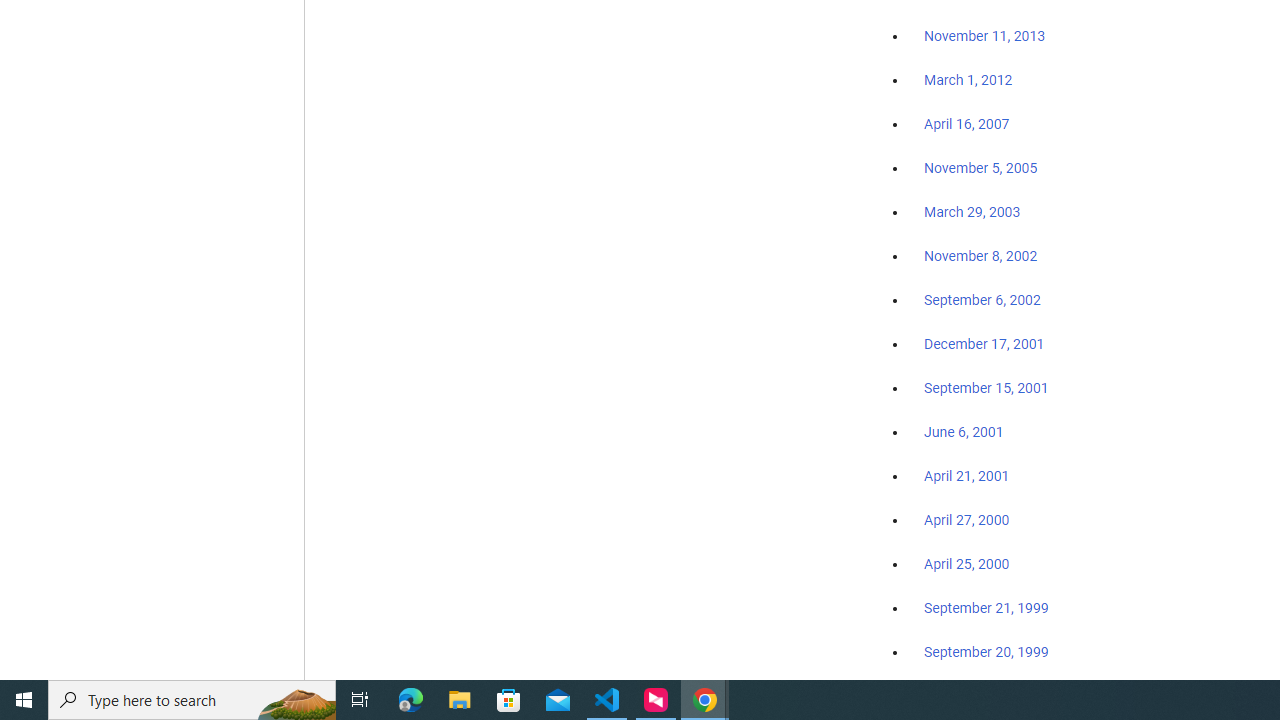 The width and height of the screenshot is (1280, 720). I want to click on 'September 21, 1999', so click(986, 607).